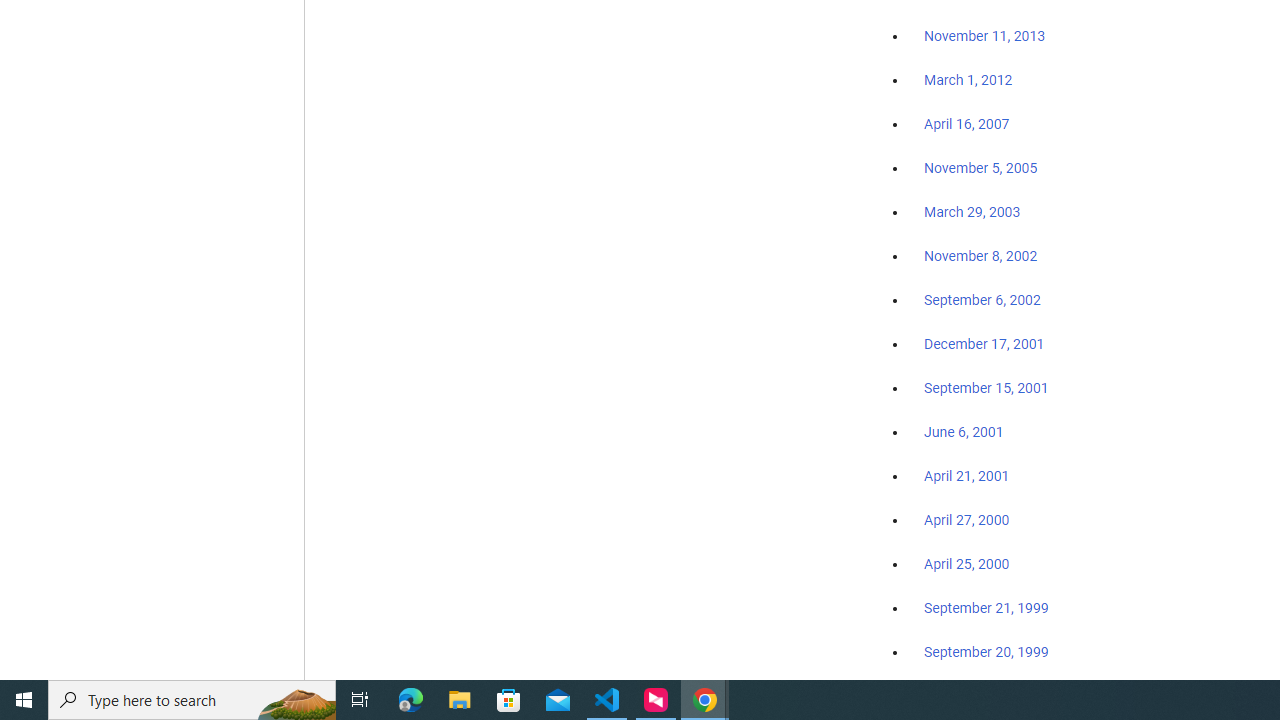 The width and height of the screenshot is (1280, 720). I want to click on 'September 21, 1999', so click(986, 607).